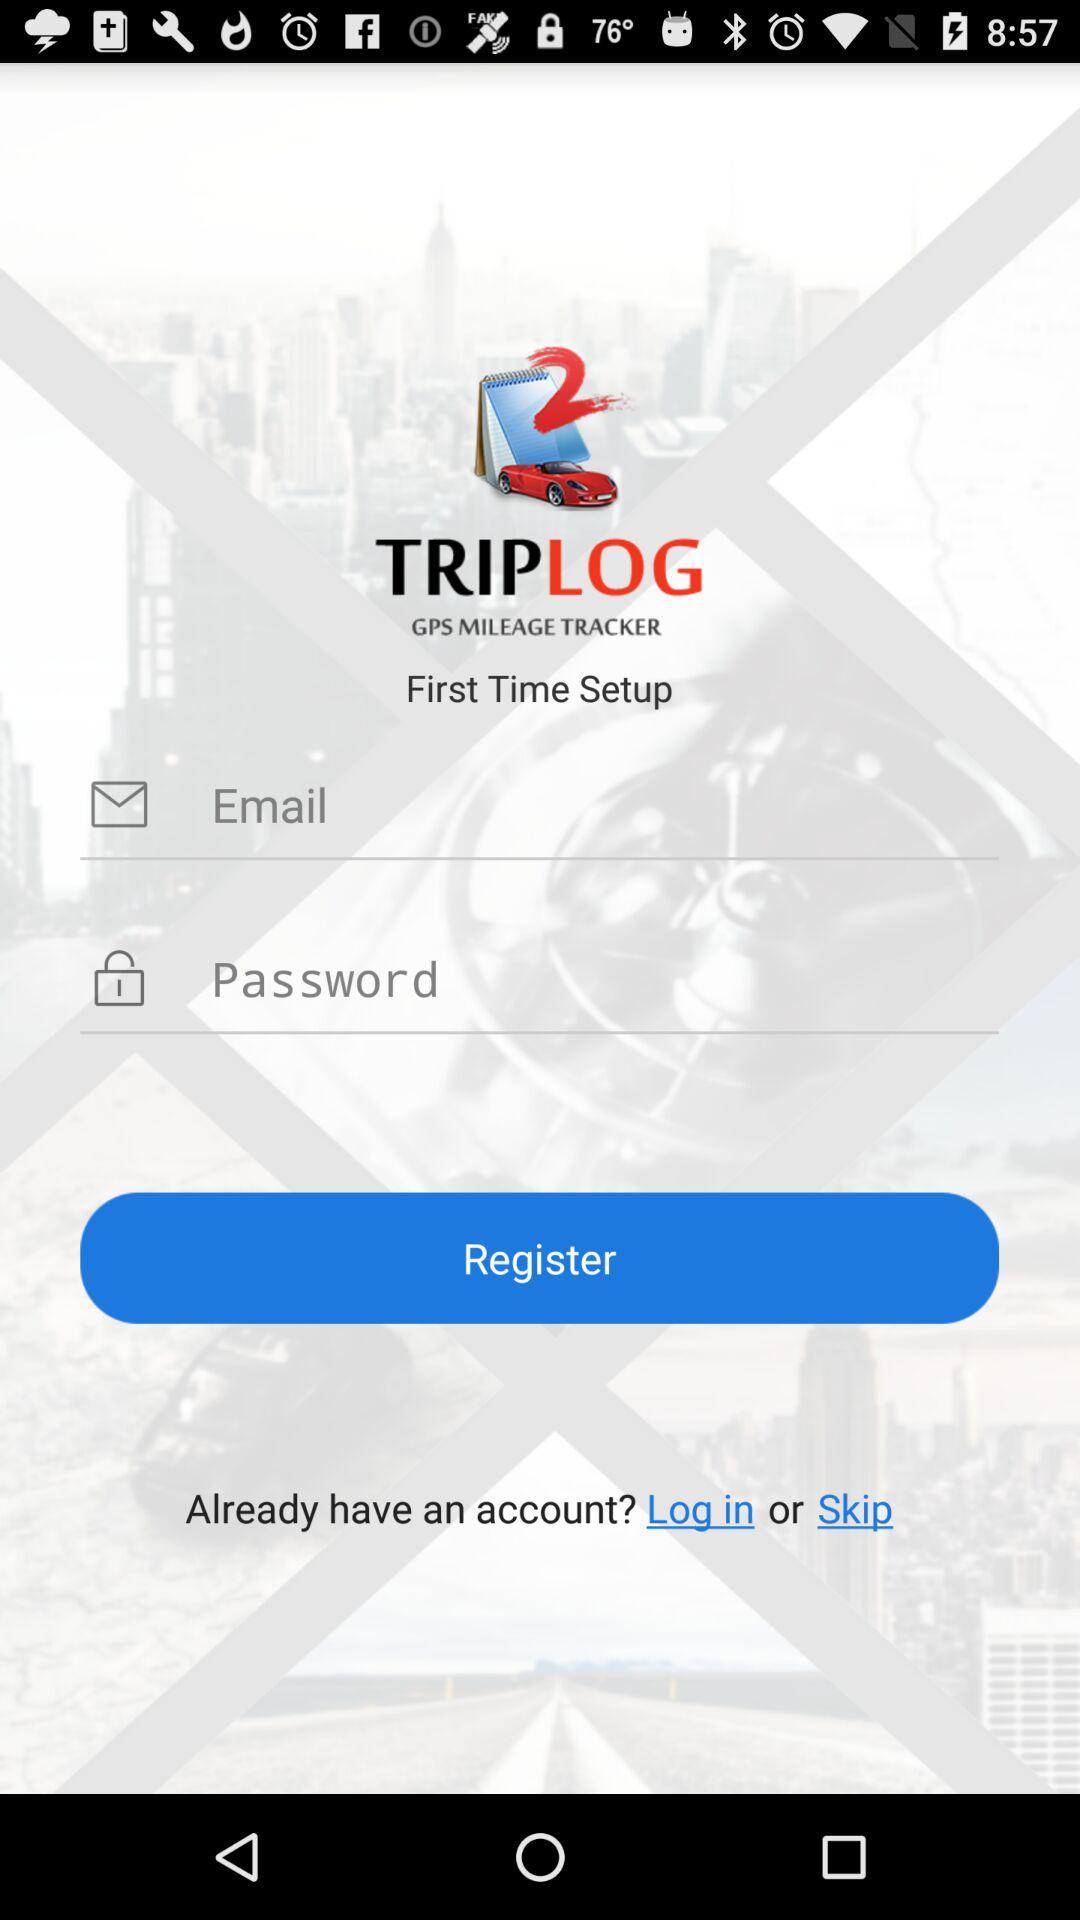 The height and width of the screenshot is (1920, 1080). Describe the element at coordinates (604, 978) in the screenshot. I see `password` at that location.